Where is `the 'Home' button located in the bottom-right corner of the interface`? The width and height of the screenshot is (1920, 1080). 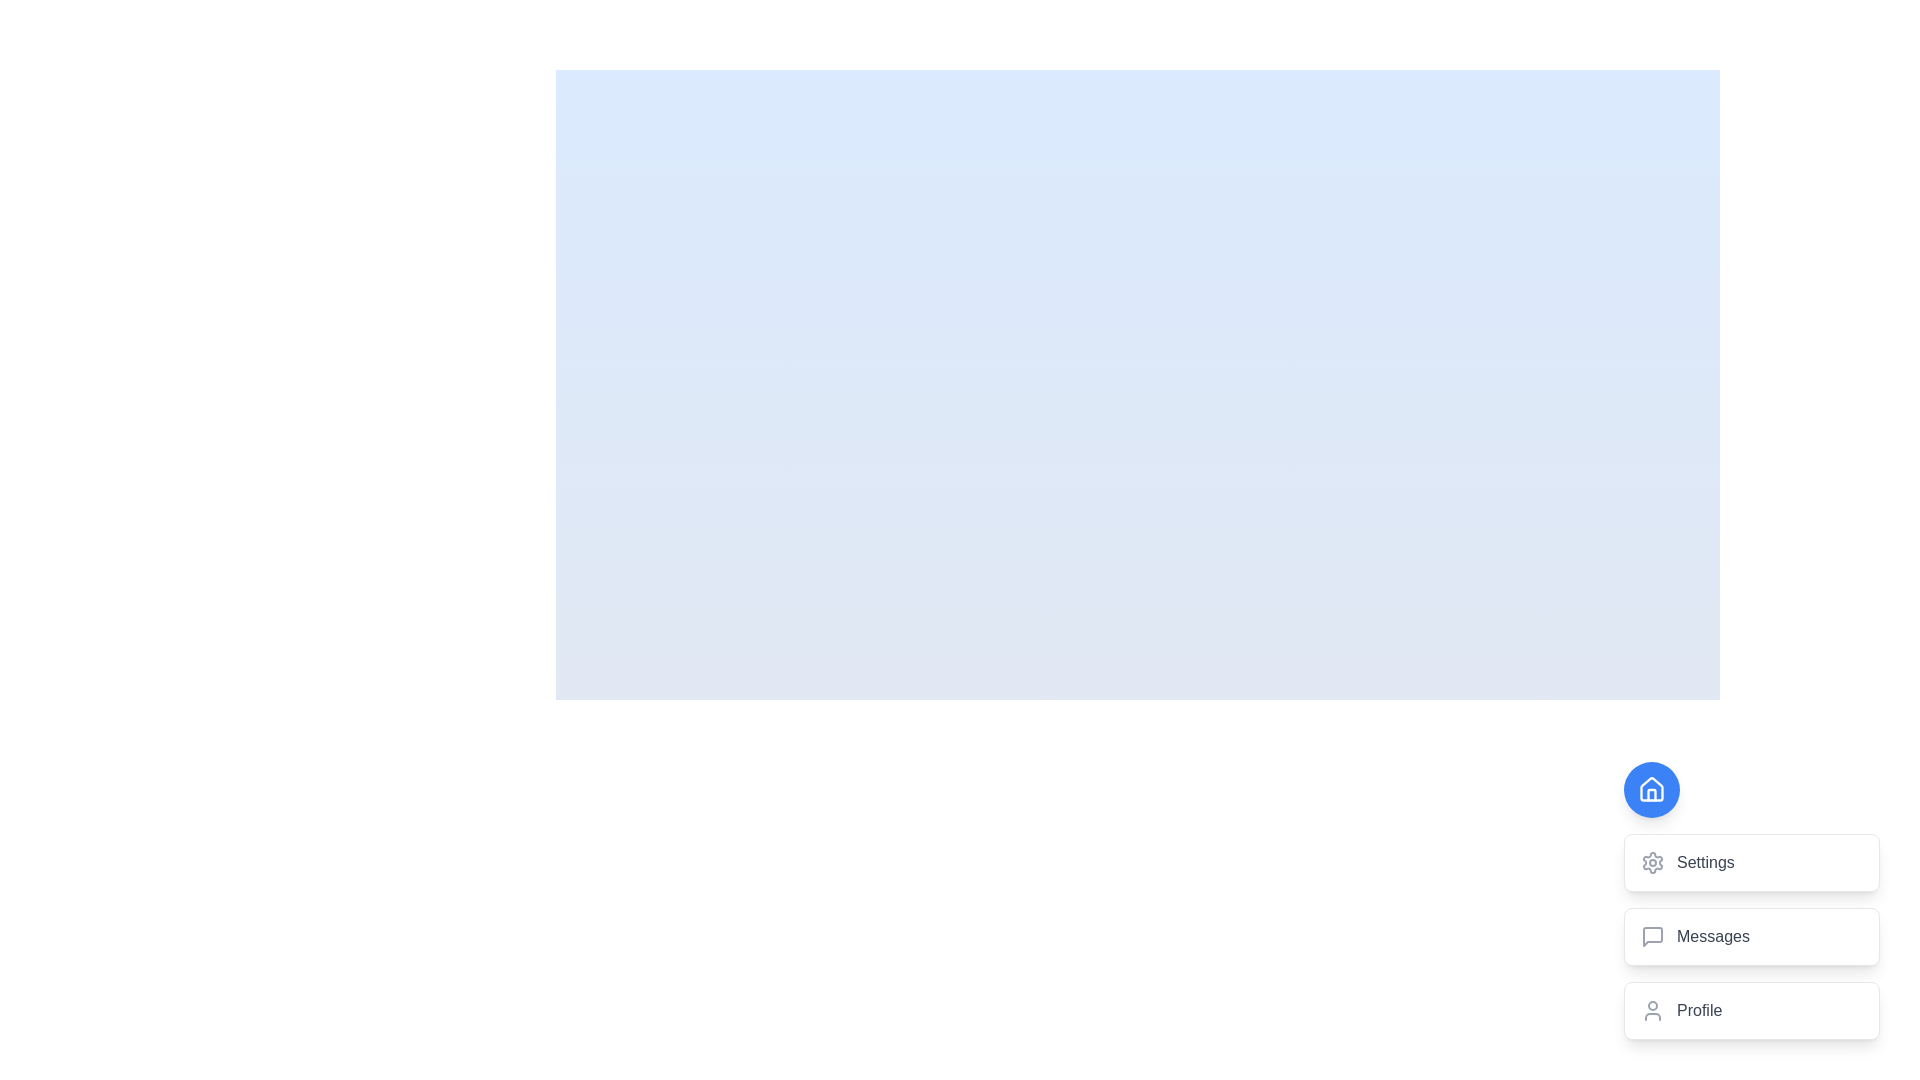
the 'Home' button located in the bottom-right corner of the interface is located at coordinates (1651, 789).